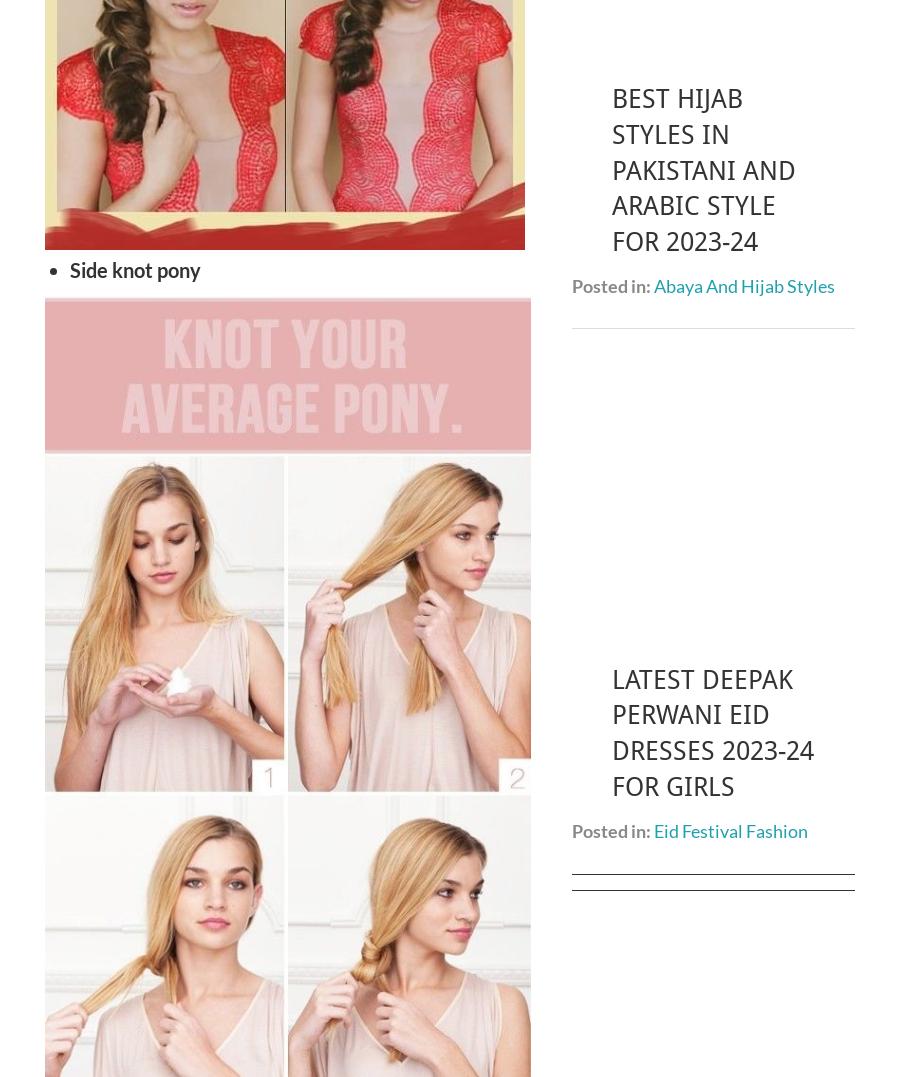 The width and height of the screenshot is (900, 1077). Describe the element at coordinates (710, 825) in the screenshot. I see `'Sajal Ali Biography | Age, Height, Husband, Personal Life, Career 2023'` at that location.